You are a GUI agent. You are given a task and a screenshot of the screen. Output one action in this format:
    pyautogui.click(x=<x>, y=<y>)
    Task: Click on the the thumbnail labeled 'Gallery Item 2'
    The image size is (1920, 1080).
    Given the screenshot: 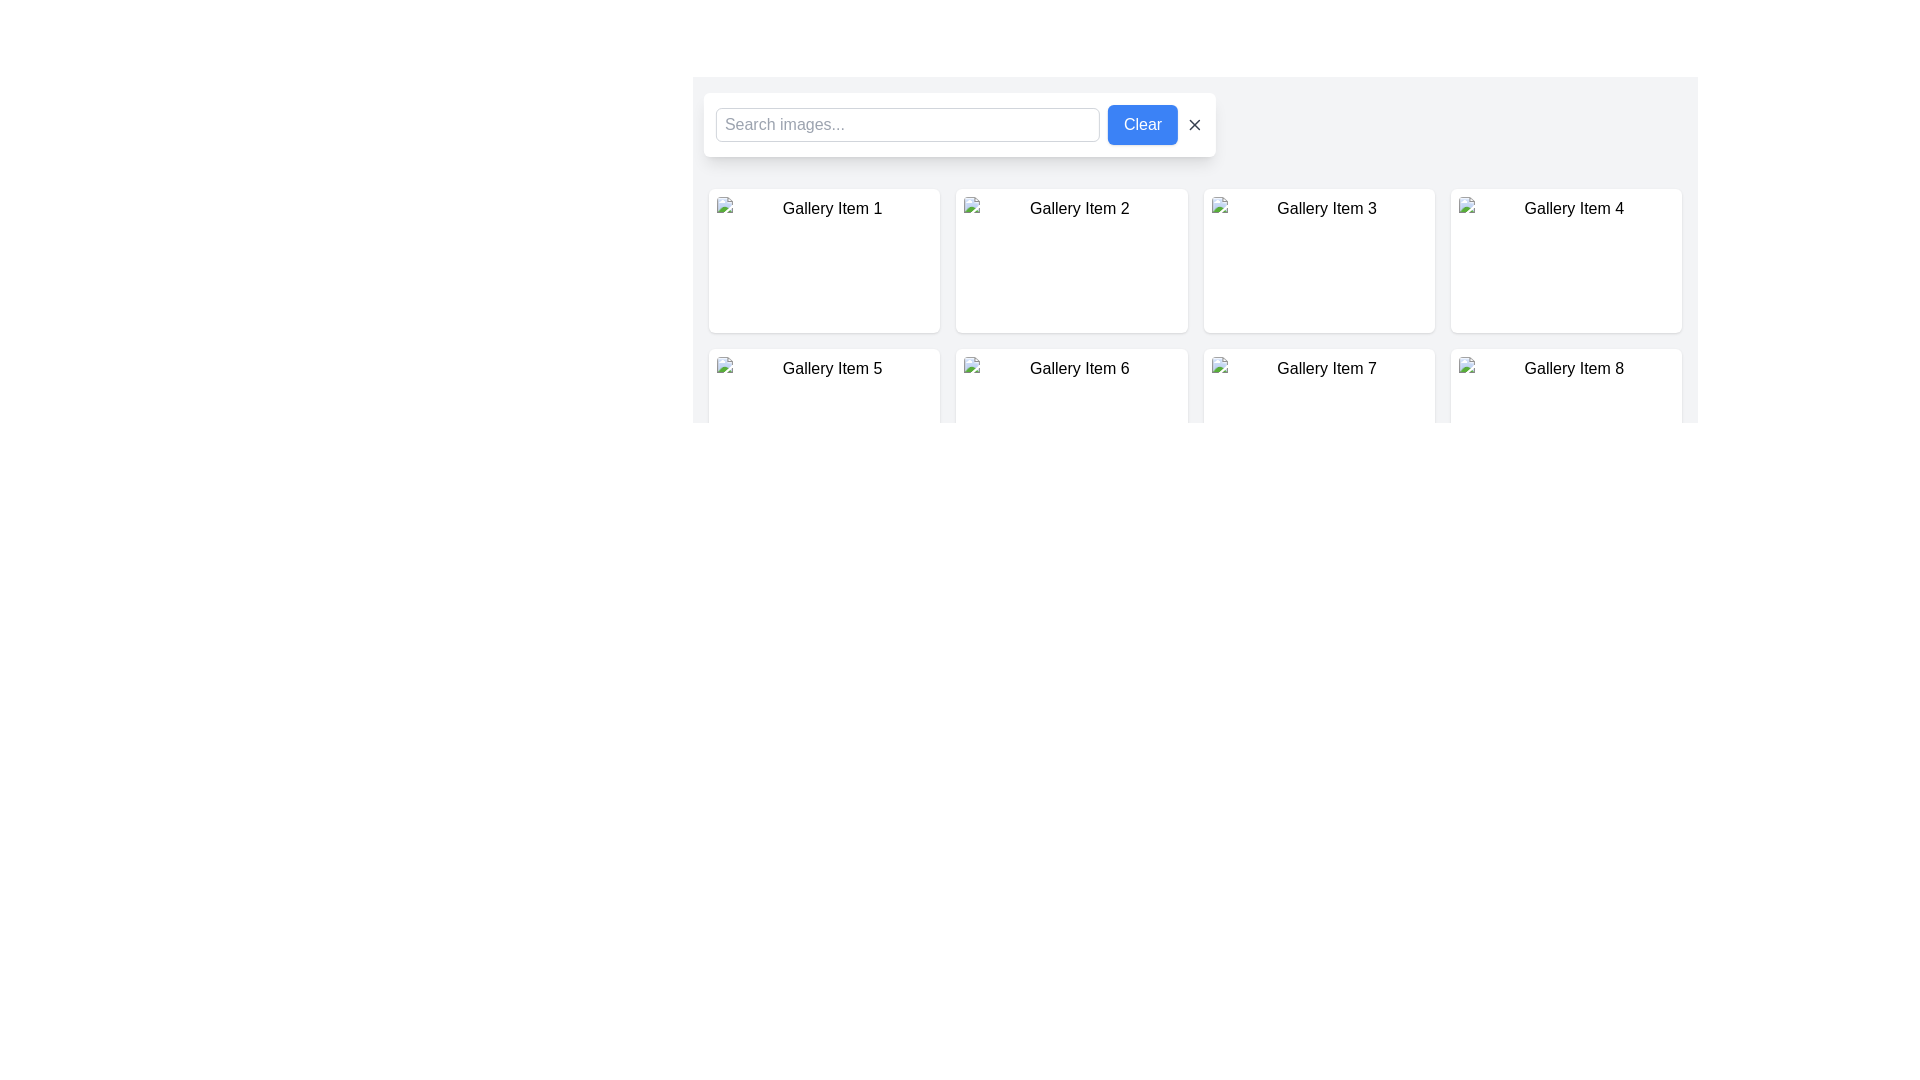 What is the action you would take?
    pyautogui.click(x=1070, y=260)
    